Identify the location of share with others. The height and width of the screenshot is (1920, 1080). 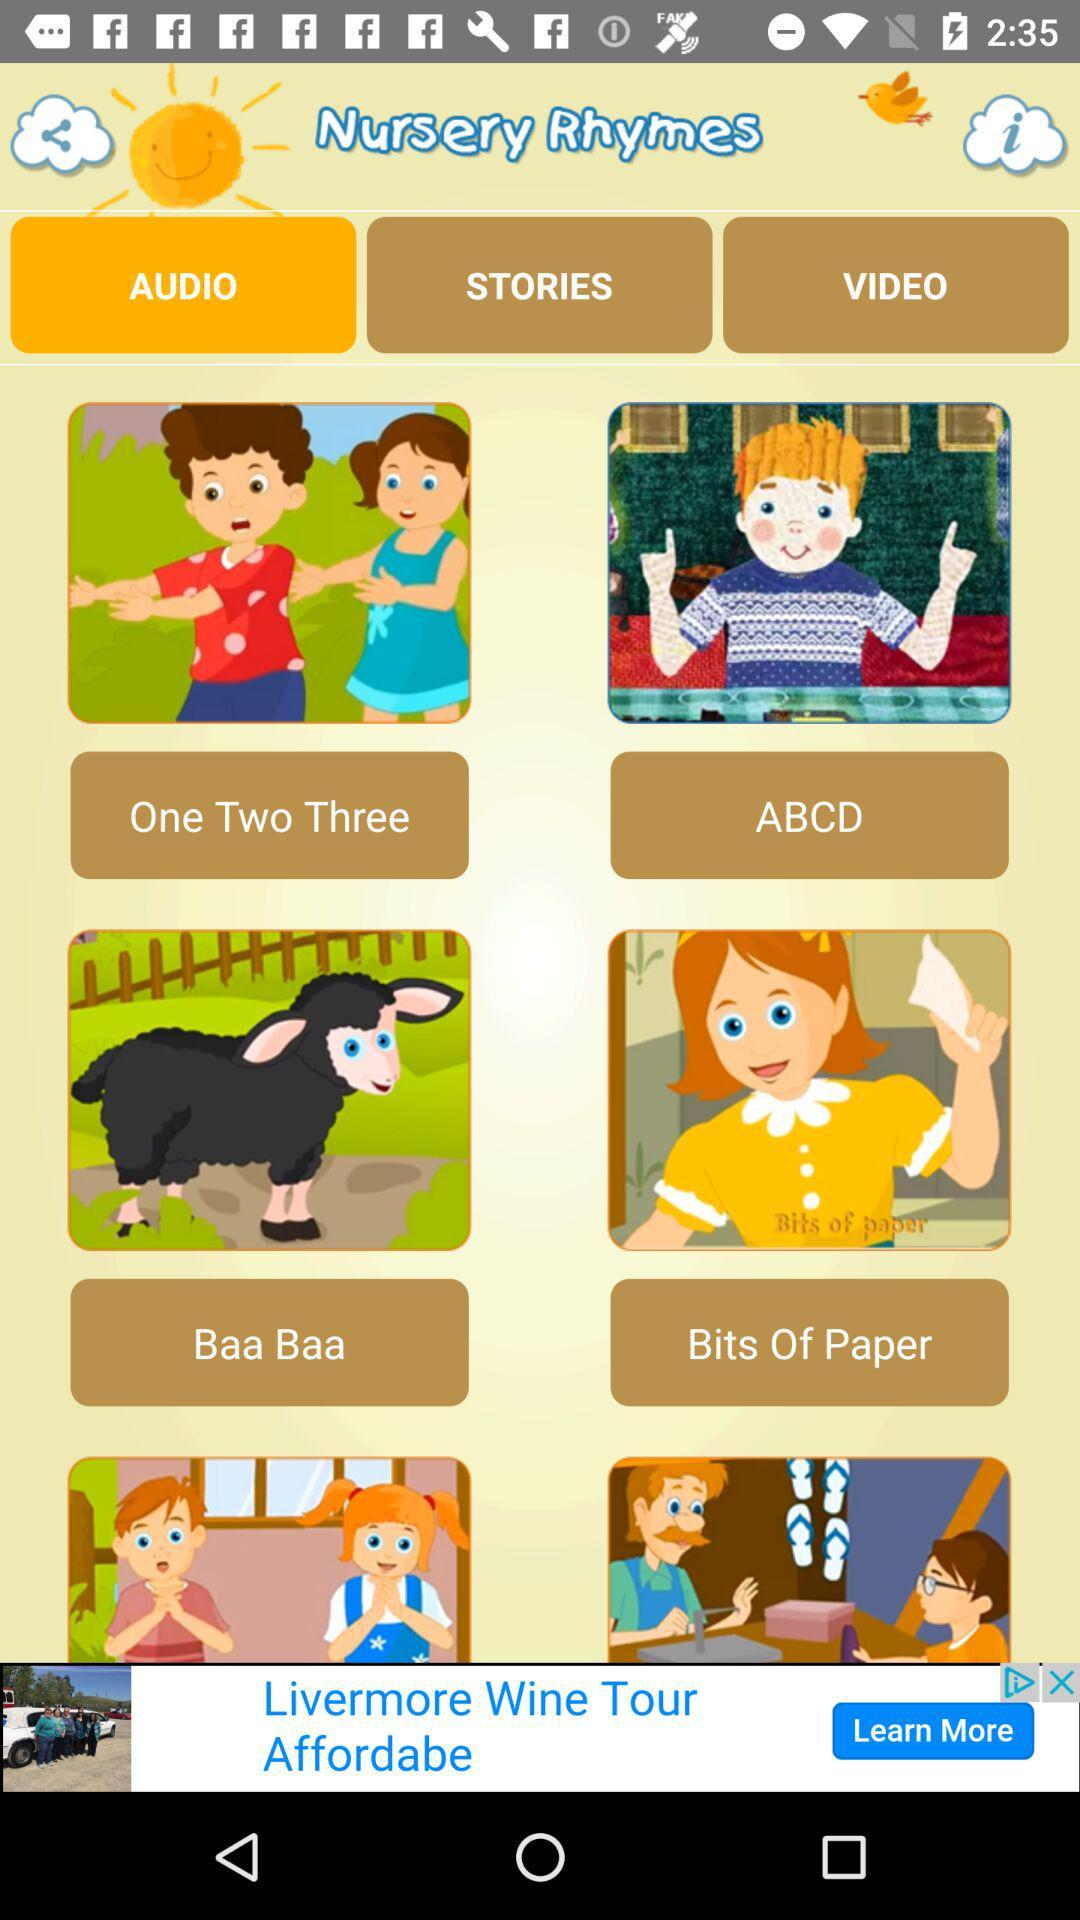
(62, 135).